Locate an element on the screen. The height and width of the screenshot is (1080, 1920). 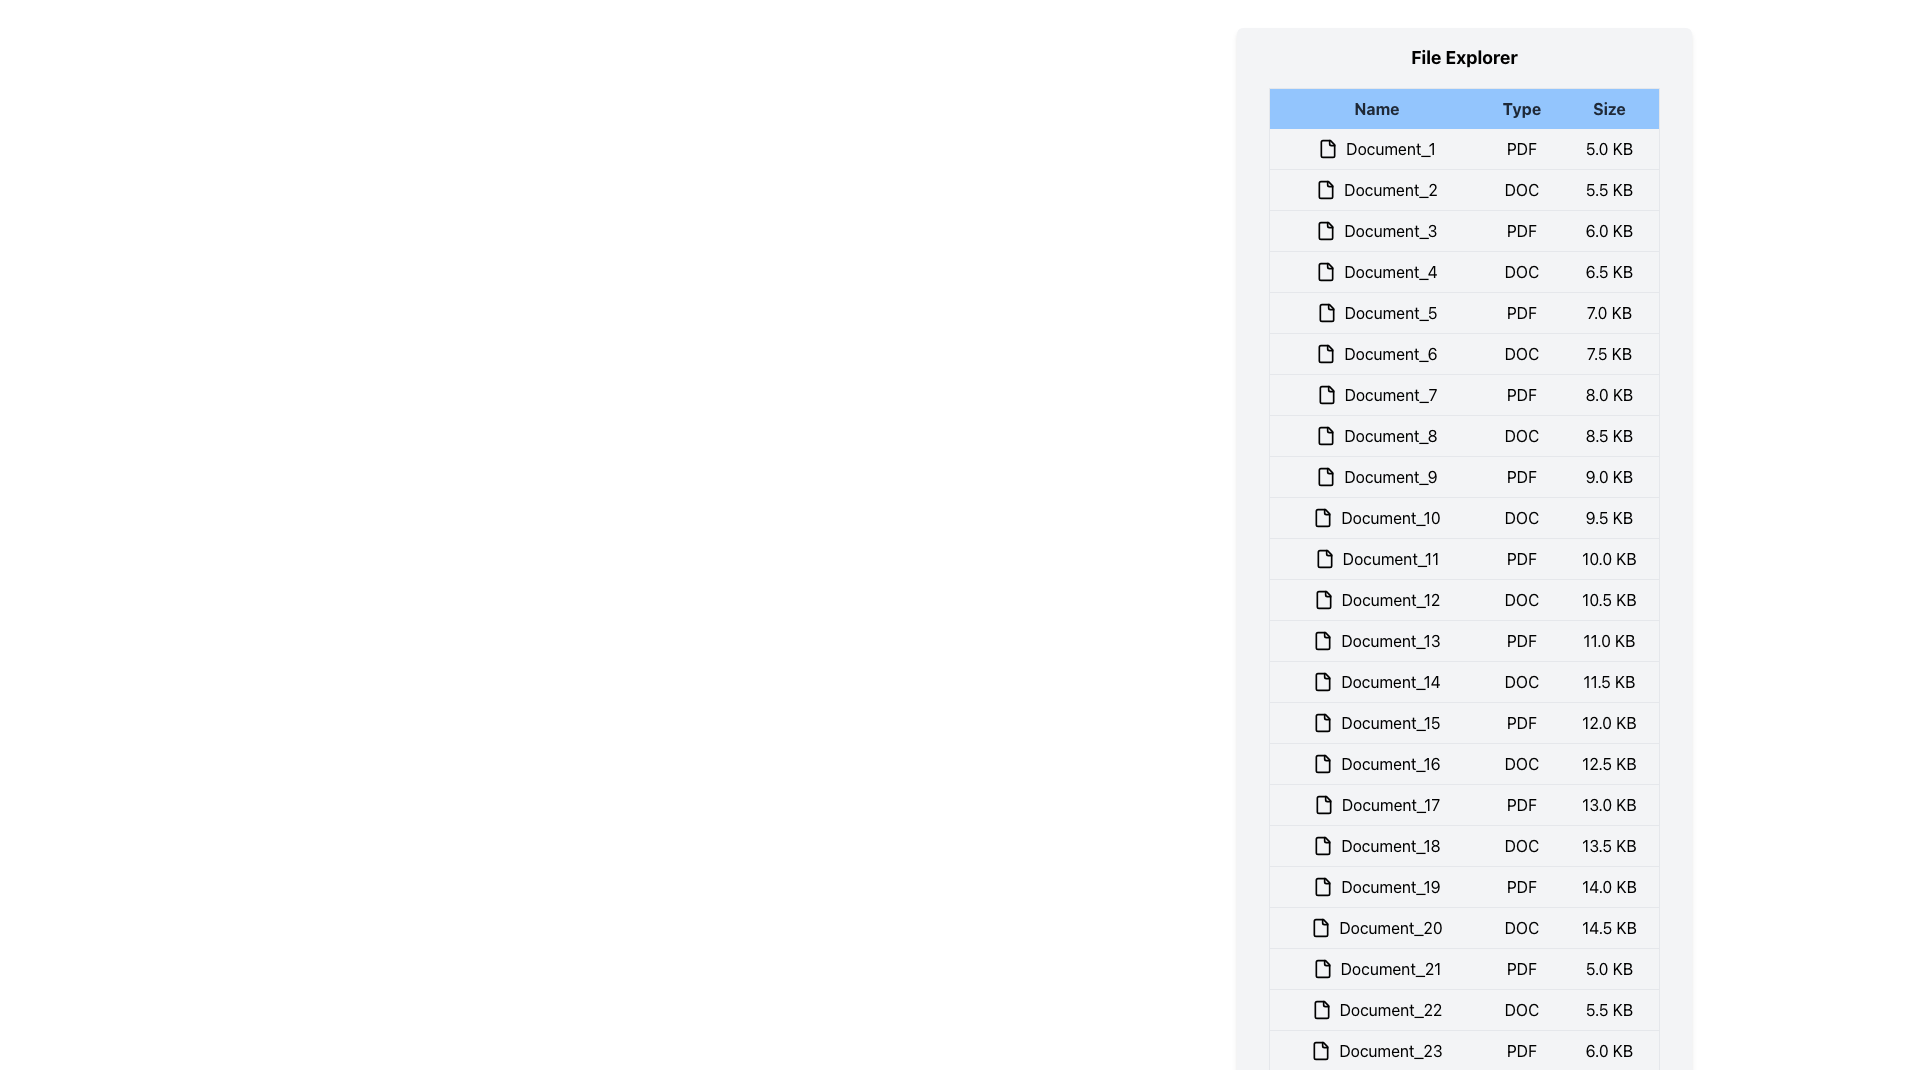
the row displaying information about 'Document_5', which is a PDF file of size 7.0 KB is located at coordinates (1464, 312).